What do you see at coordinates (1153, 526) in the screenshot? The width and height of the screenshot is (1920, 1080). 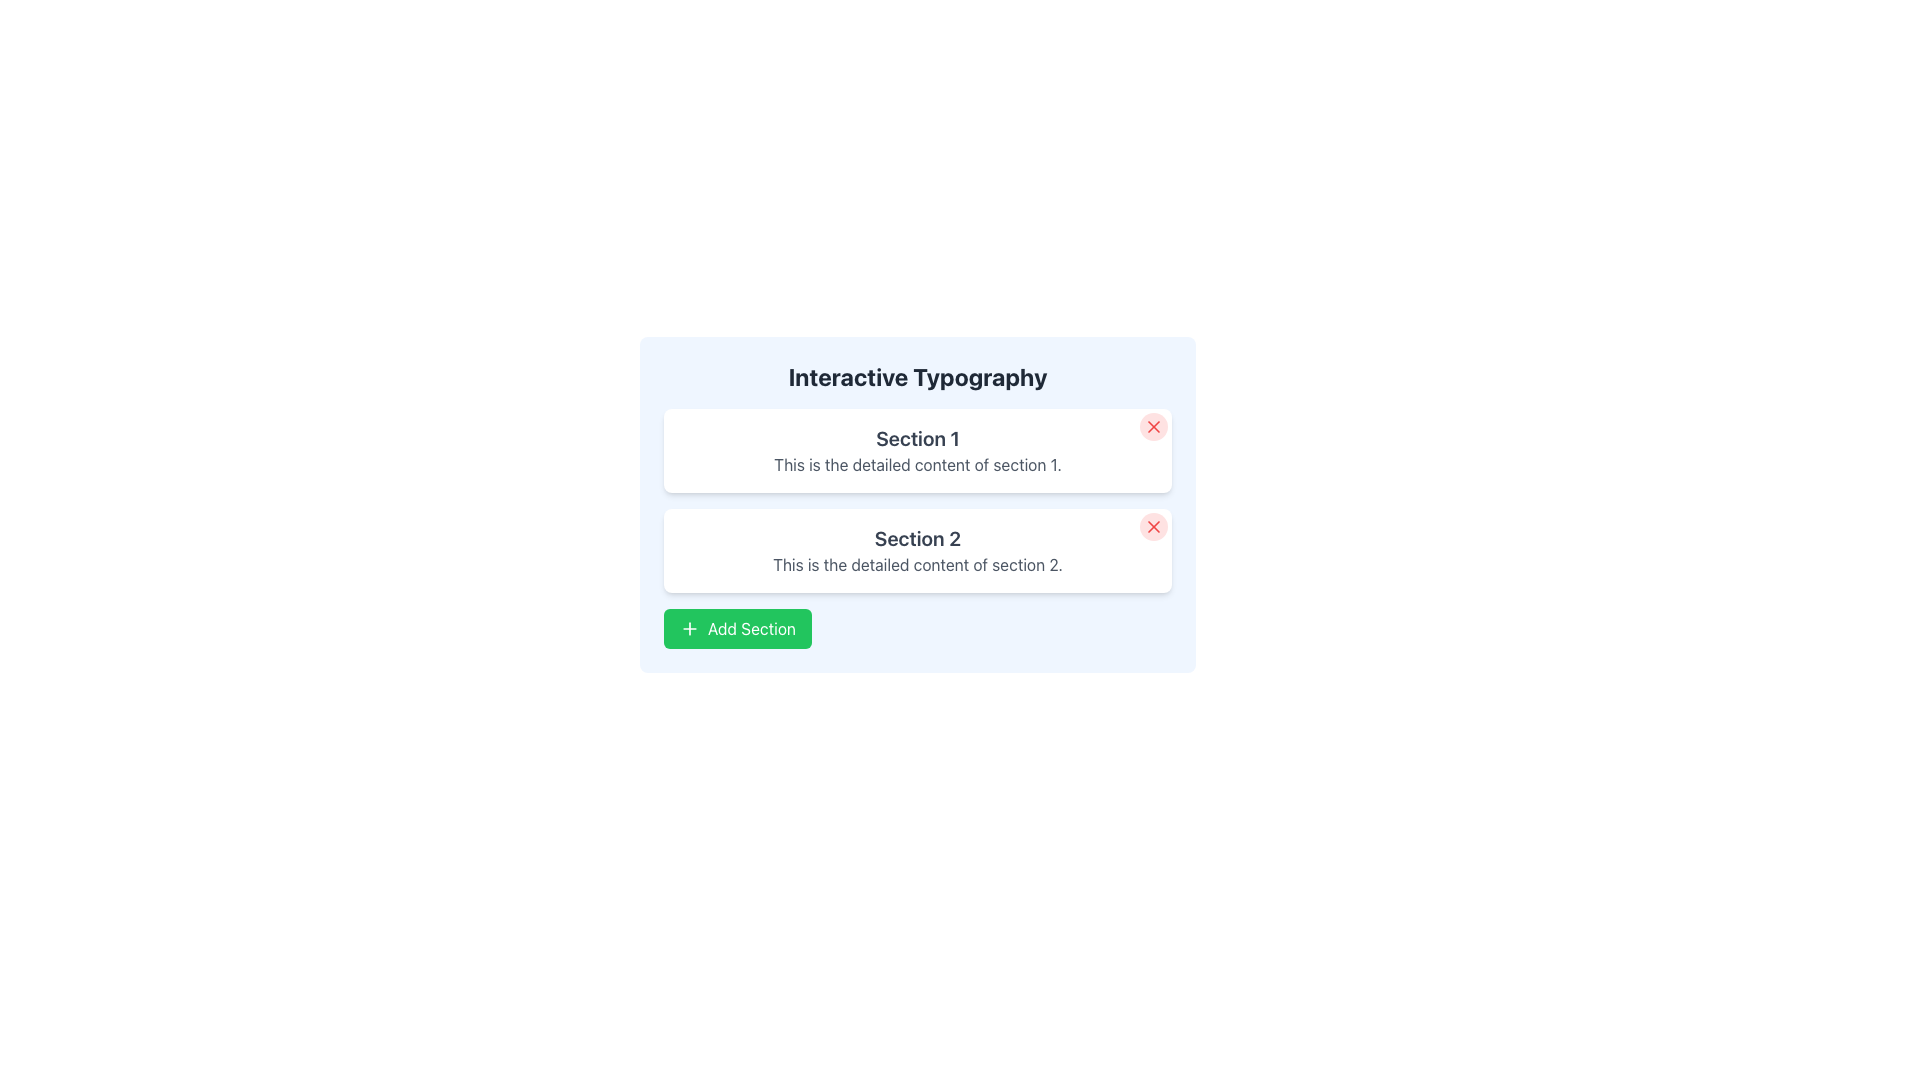 I see `the diagonal cross icon ('X') which is styled in red and serves as the 'close' button for the second section of the interface` at bounding box center [1153, 526].